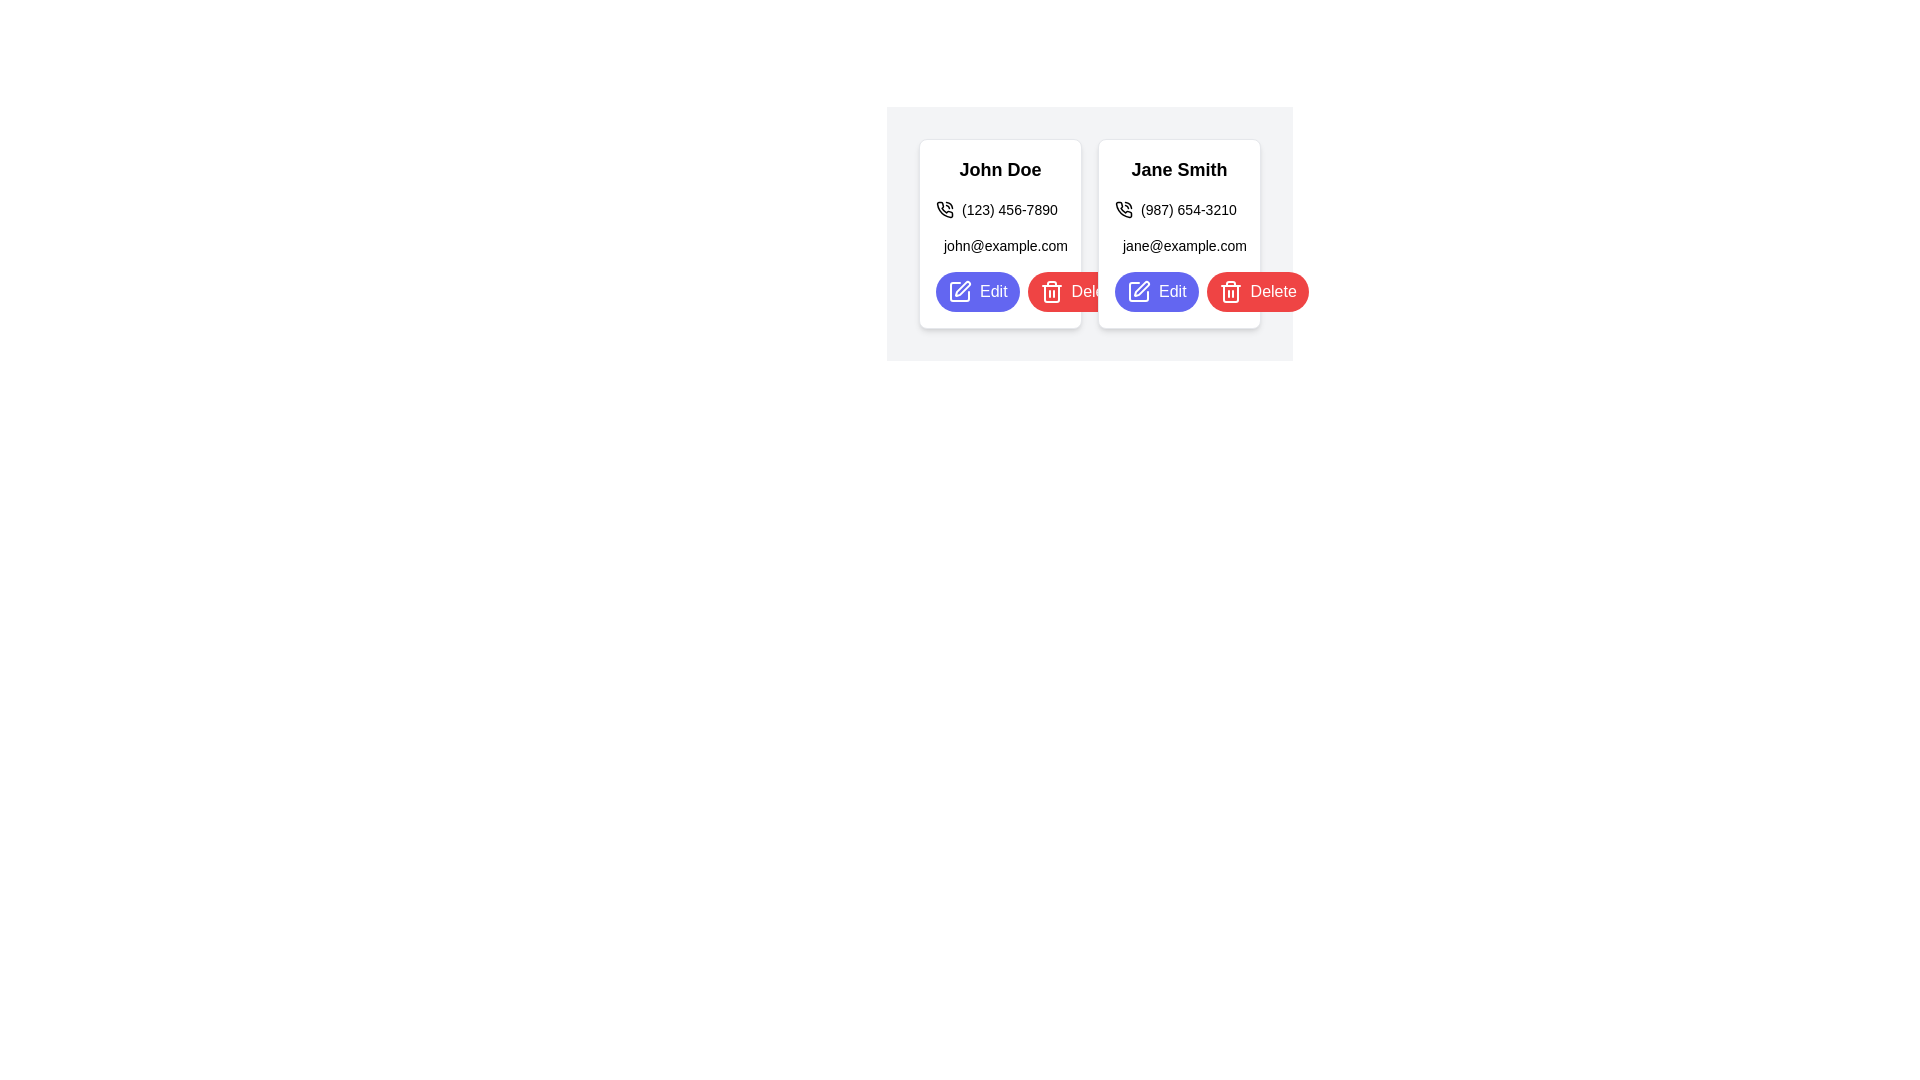  I want to click on the phone icon located to the left of the phone number '(123) 456-7890' in the contact card, positioned near the top-left corner of the card, so click(944, 209).